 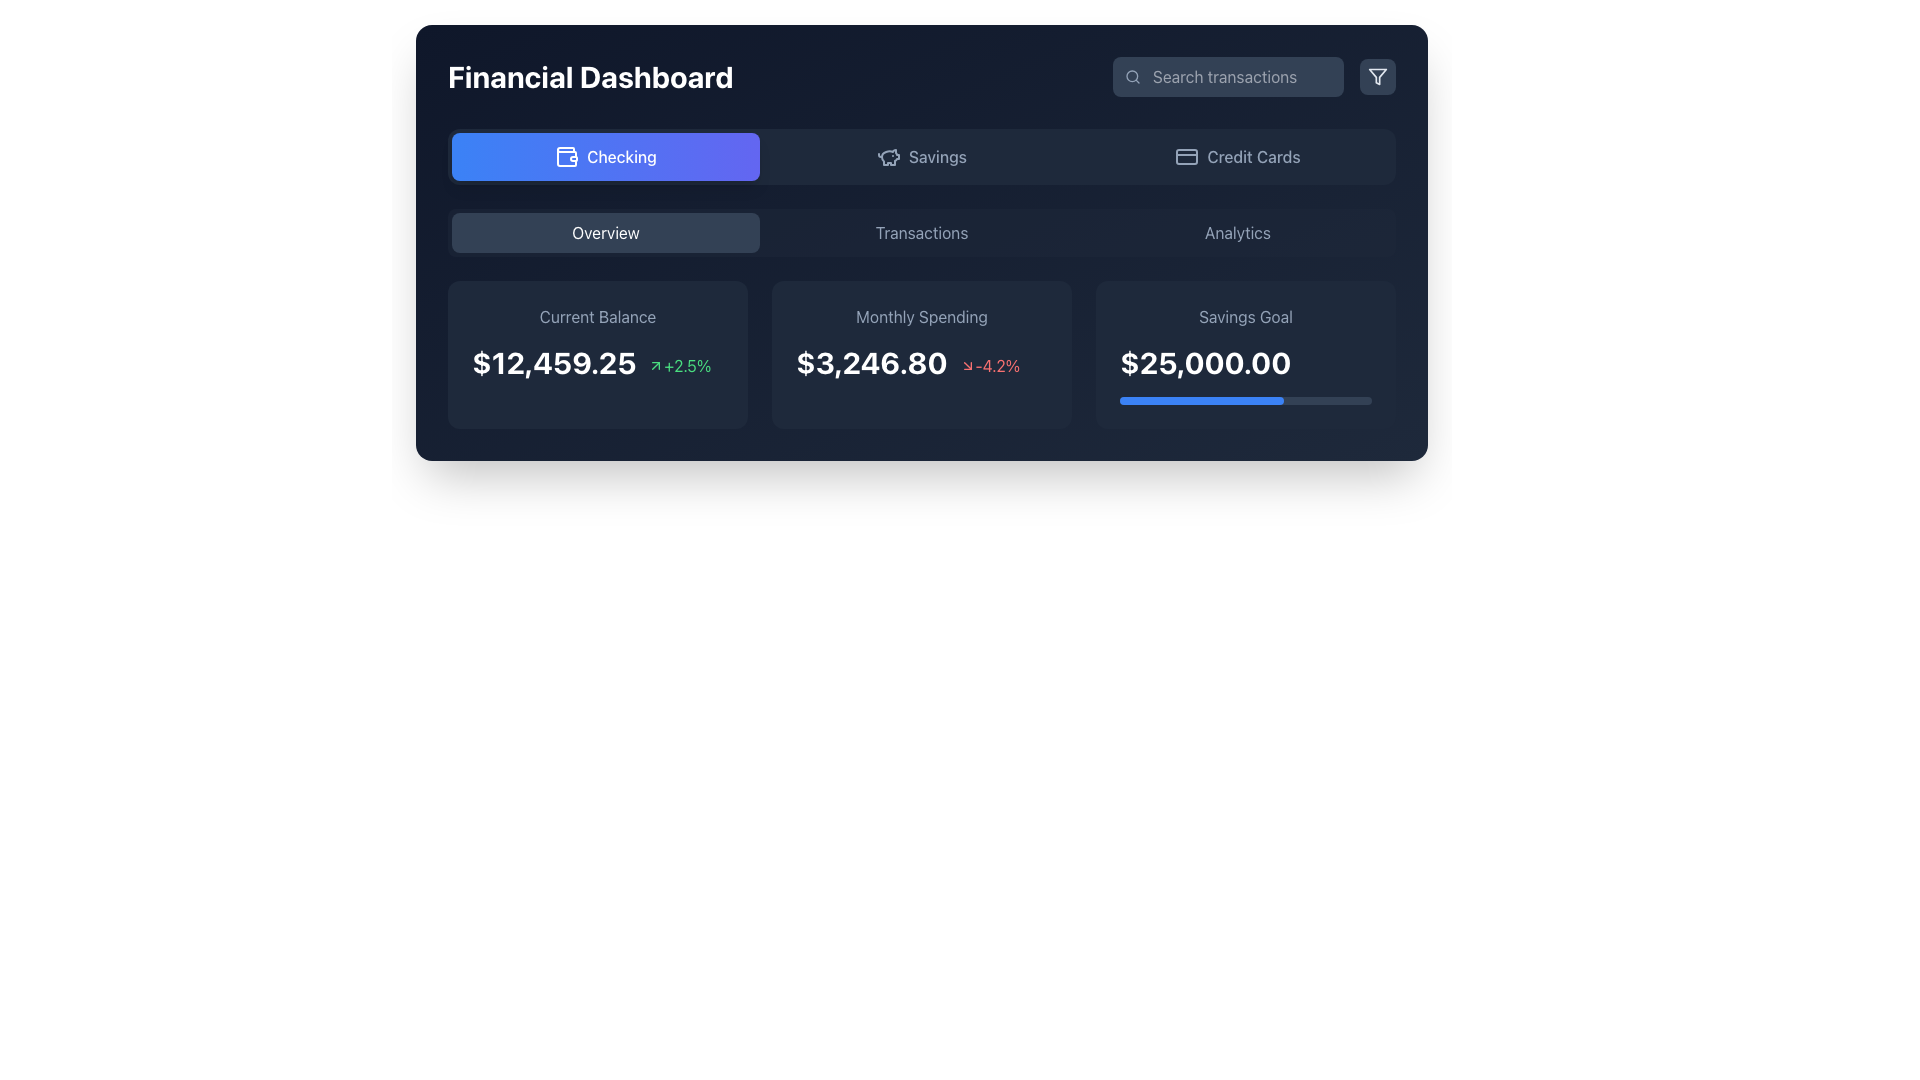 I want to click on the wallet icon located to the left of the 'Checking' button in the navigation bar, which features a gradient background from blue to indigo and a circular cutout on the right side, so click(x=566, y=156).